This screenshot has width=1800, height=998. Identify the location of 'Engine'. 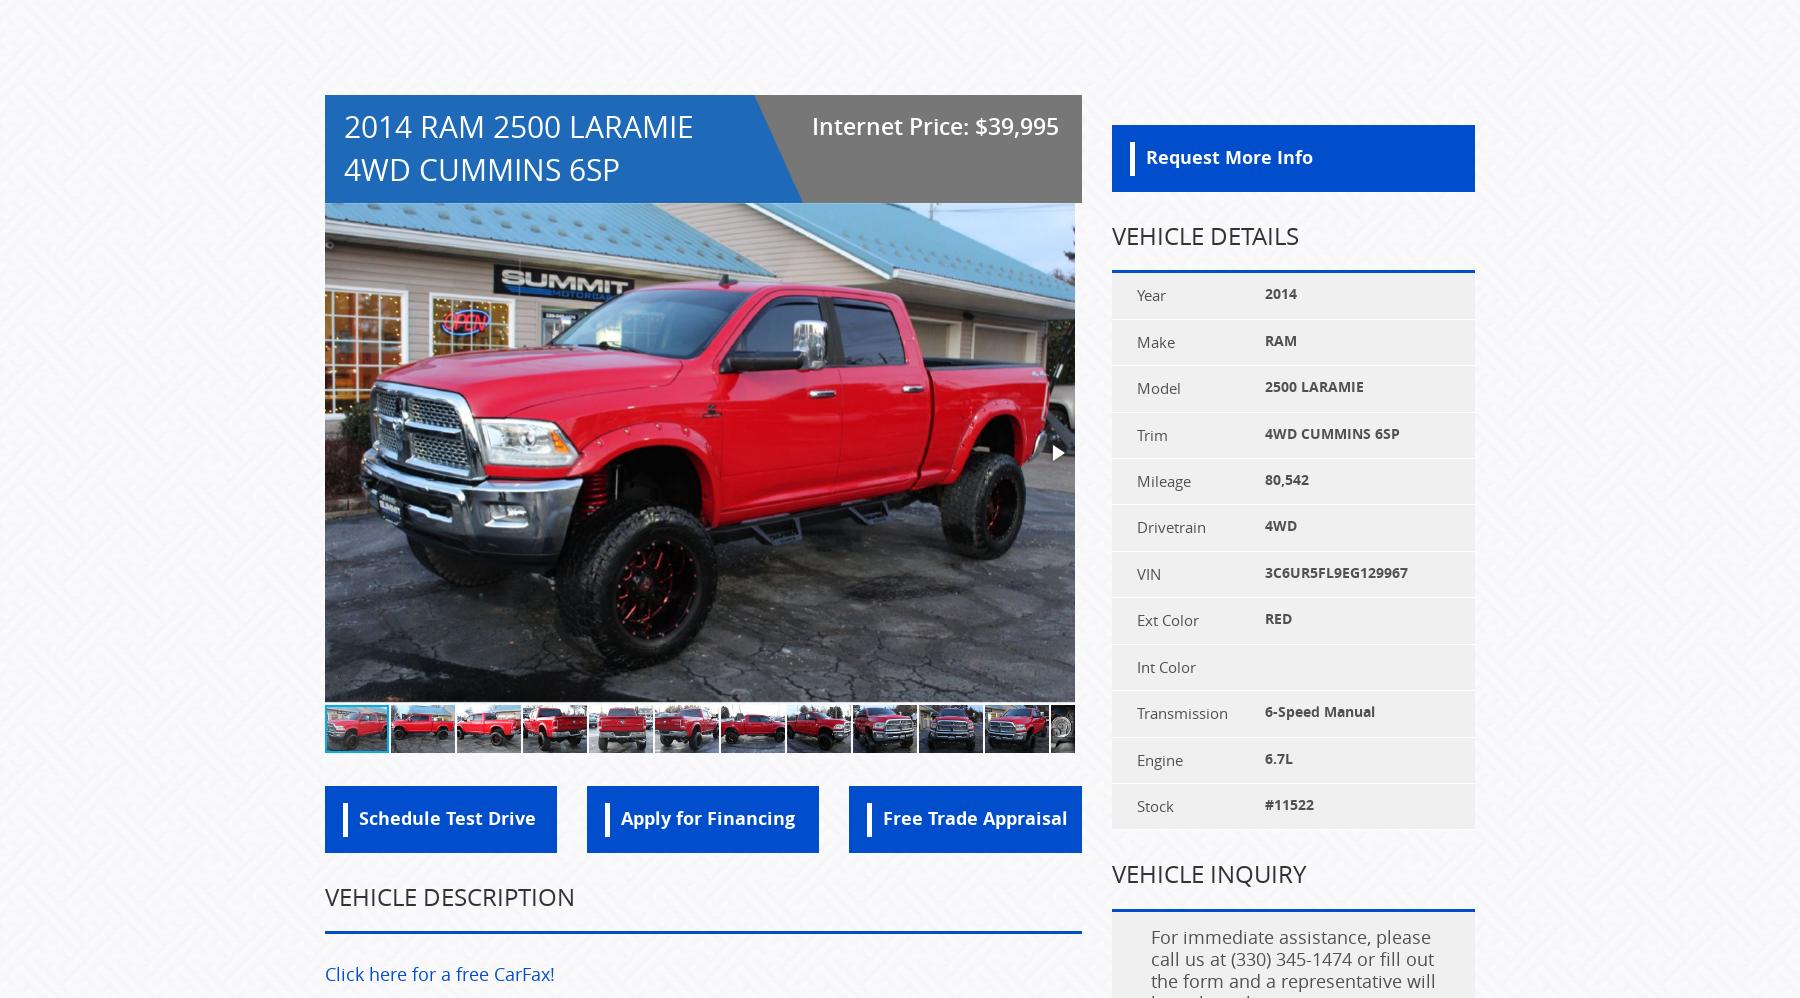
(1158, 757).